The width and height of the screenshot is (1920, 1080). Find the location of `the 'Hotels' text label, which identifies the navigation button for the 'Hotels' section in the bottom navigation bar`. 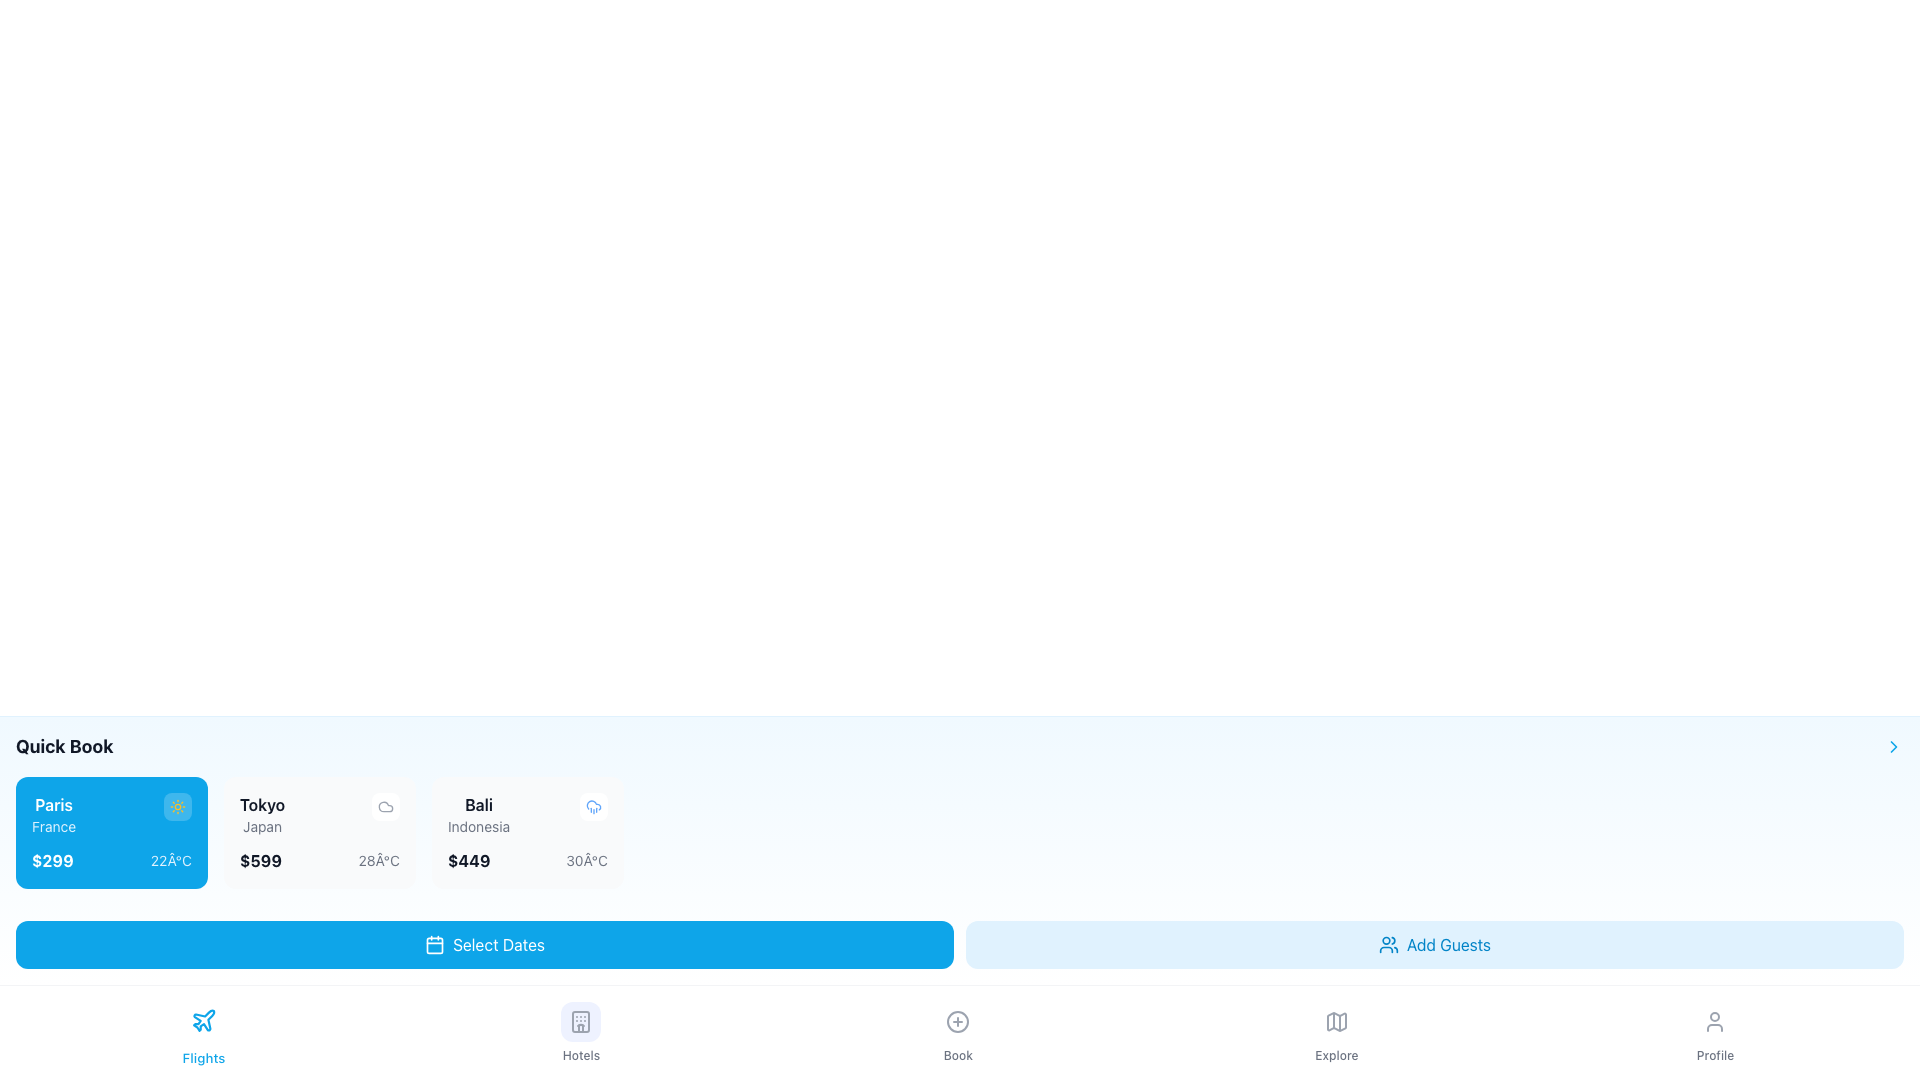

the 'Hotels' text label, which identifies the navigation button for the 'Hotels' section in the bottom navigation bar is located at coordinates (580, 1055).